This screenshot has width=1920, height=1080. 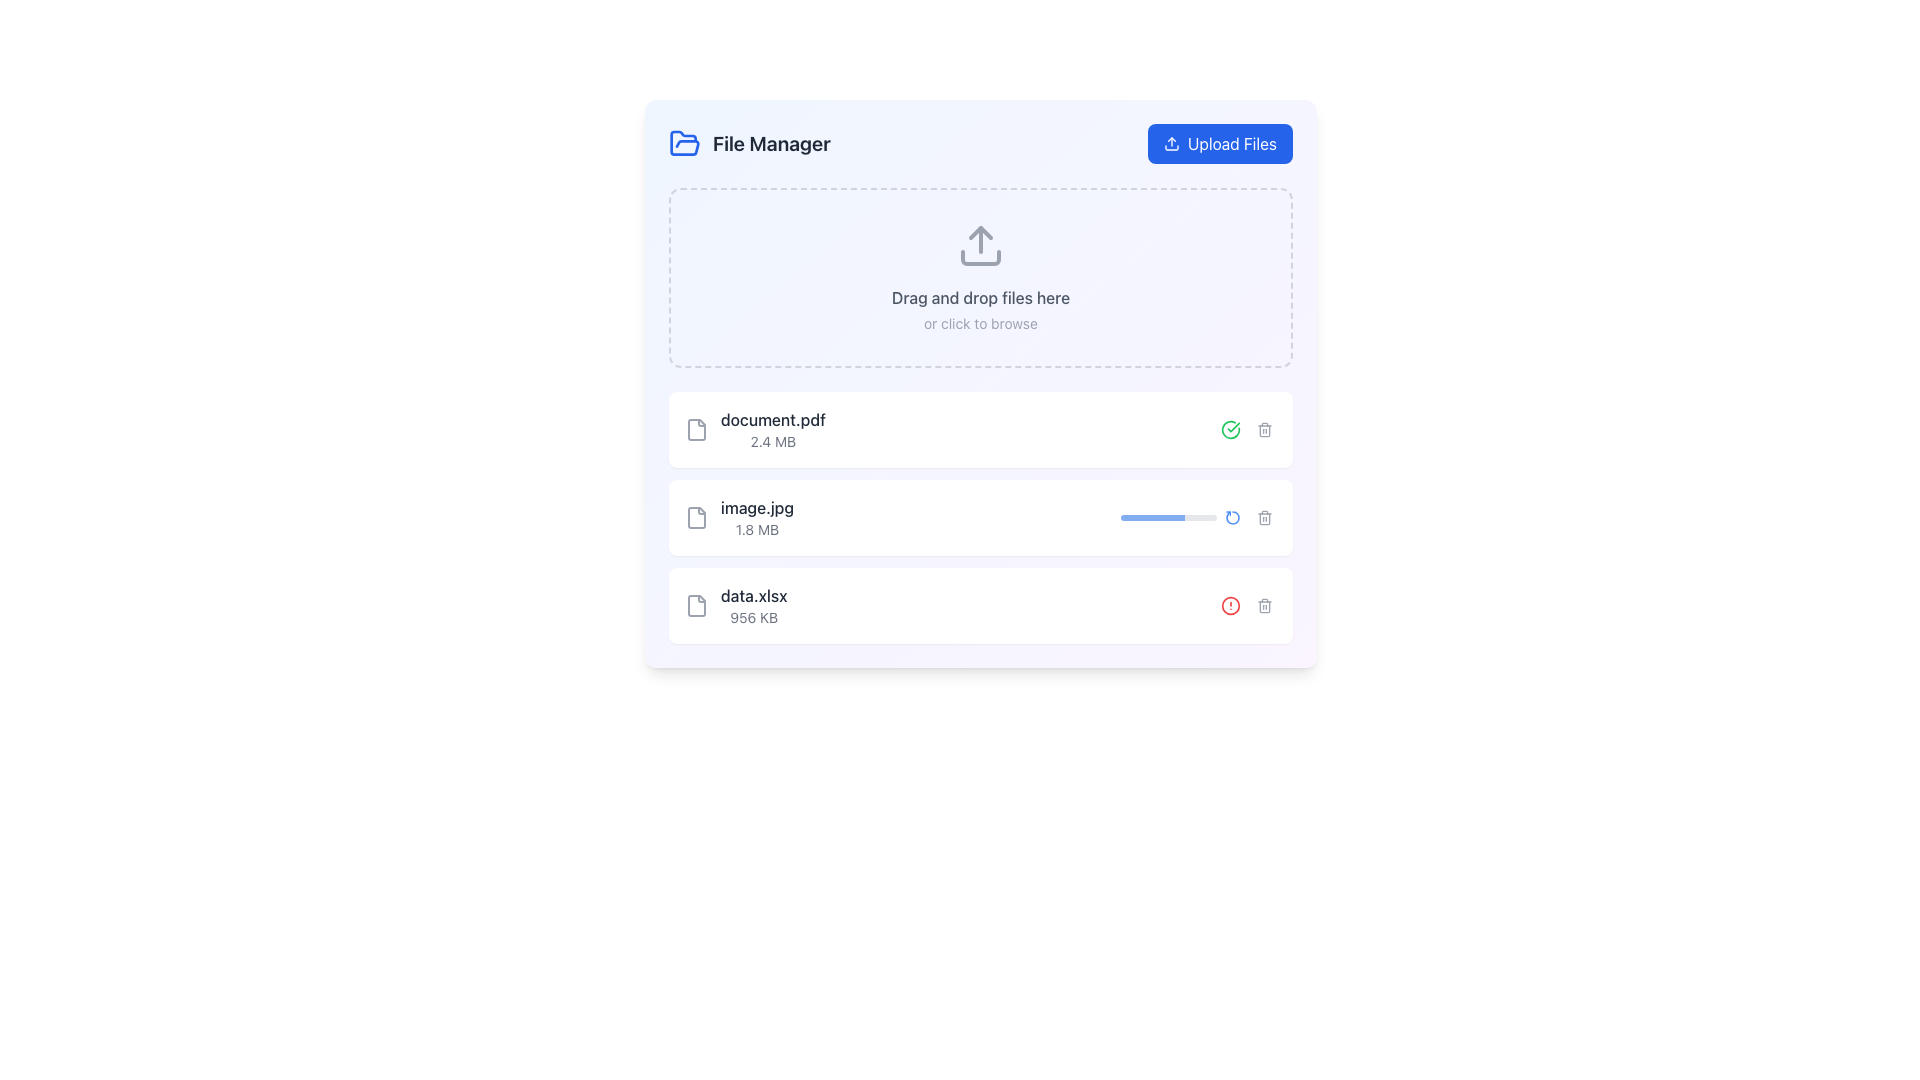 I want to click on the static text label displaying the name of a file in the first row of the file manager interface, so click(x=772, y=419).